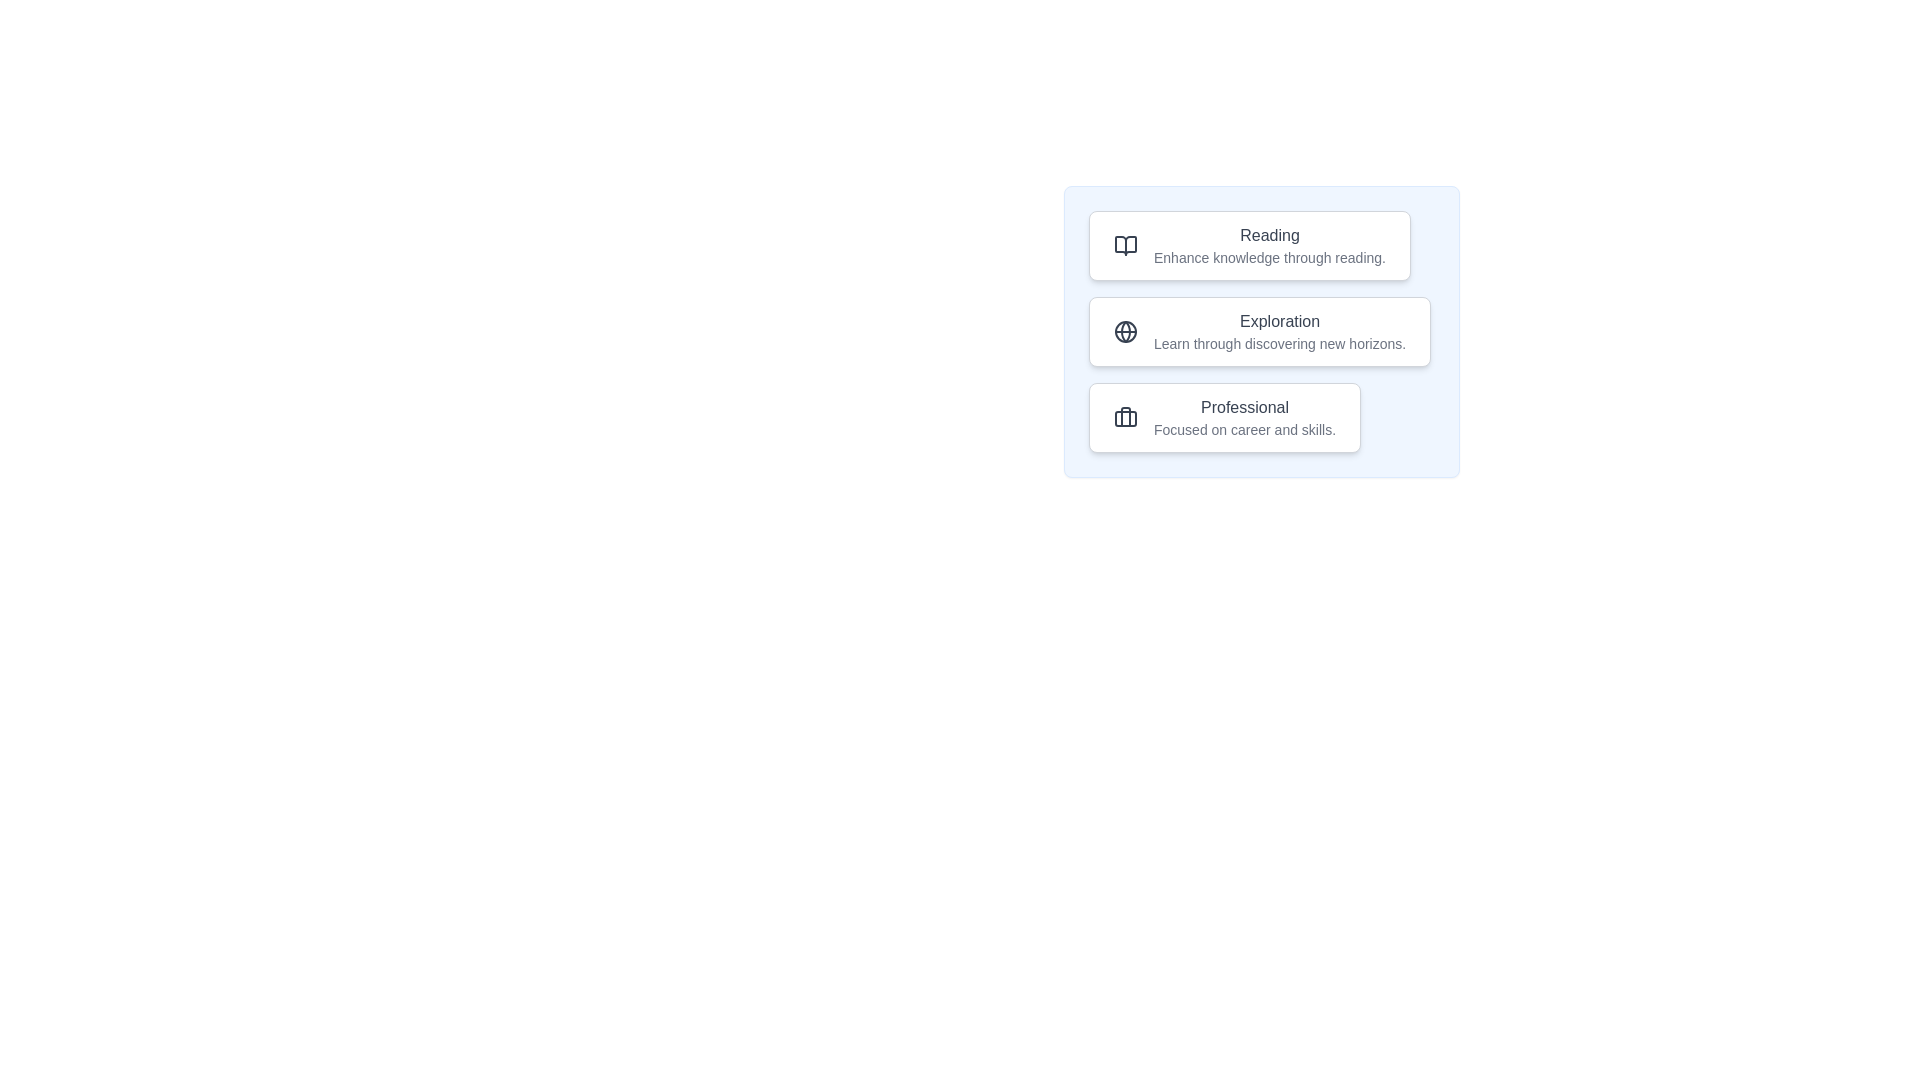 The image size is (1920, 1080). I want to click on the focus chip labeled Reading, so click(1248, 245).